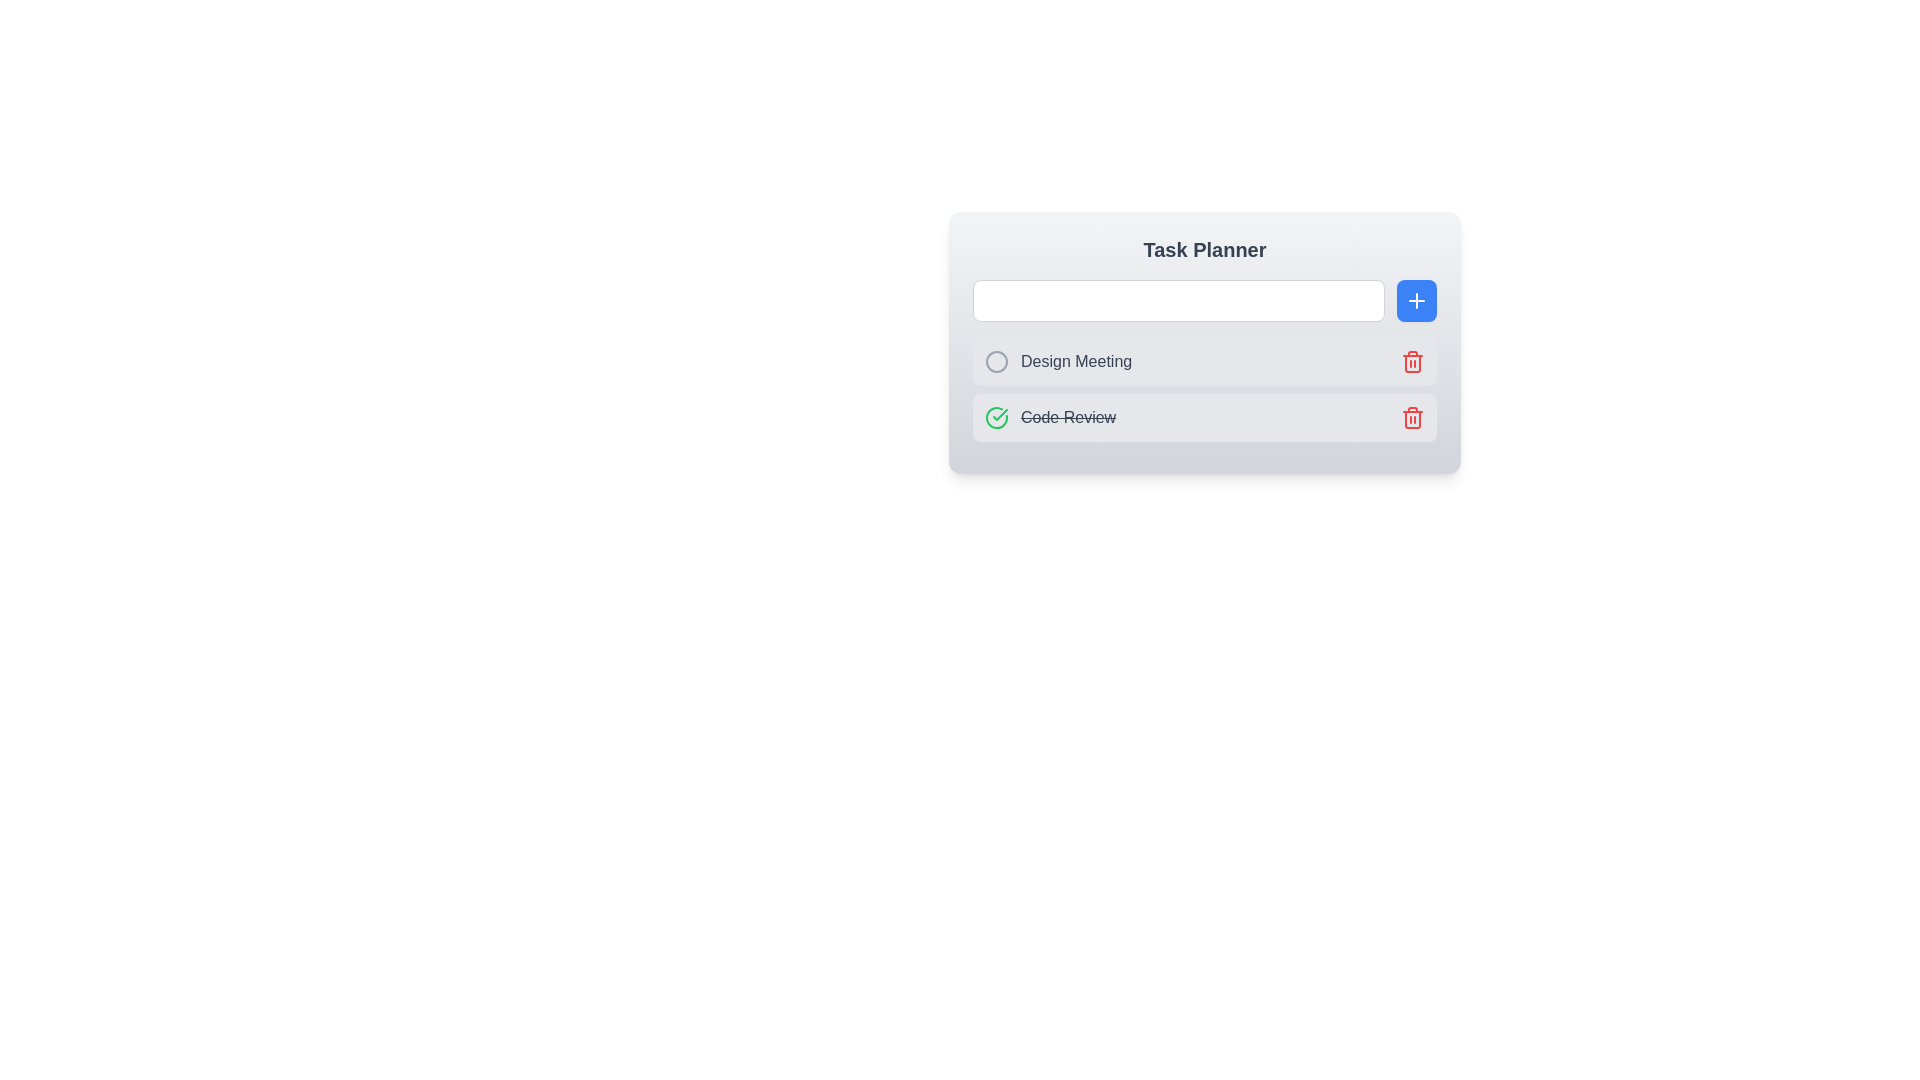  What do you see at coordinates (997, 362) in the screenshot?
I see `the circular SVG graphical element with a gray stroke located slightly above the 'Design Meeting' label in the task planner interface` at bounding box center [997, 362].